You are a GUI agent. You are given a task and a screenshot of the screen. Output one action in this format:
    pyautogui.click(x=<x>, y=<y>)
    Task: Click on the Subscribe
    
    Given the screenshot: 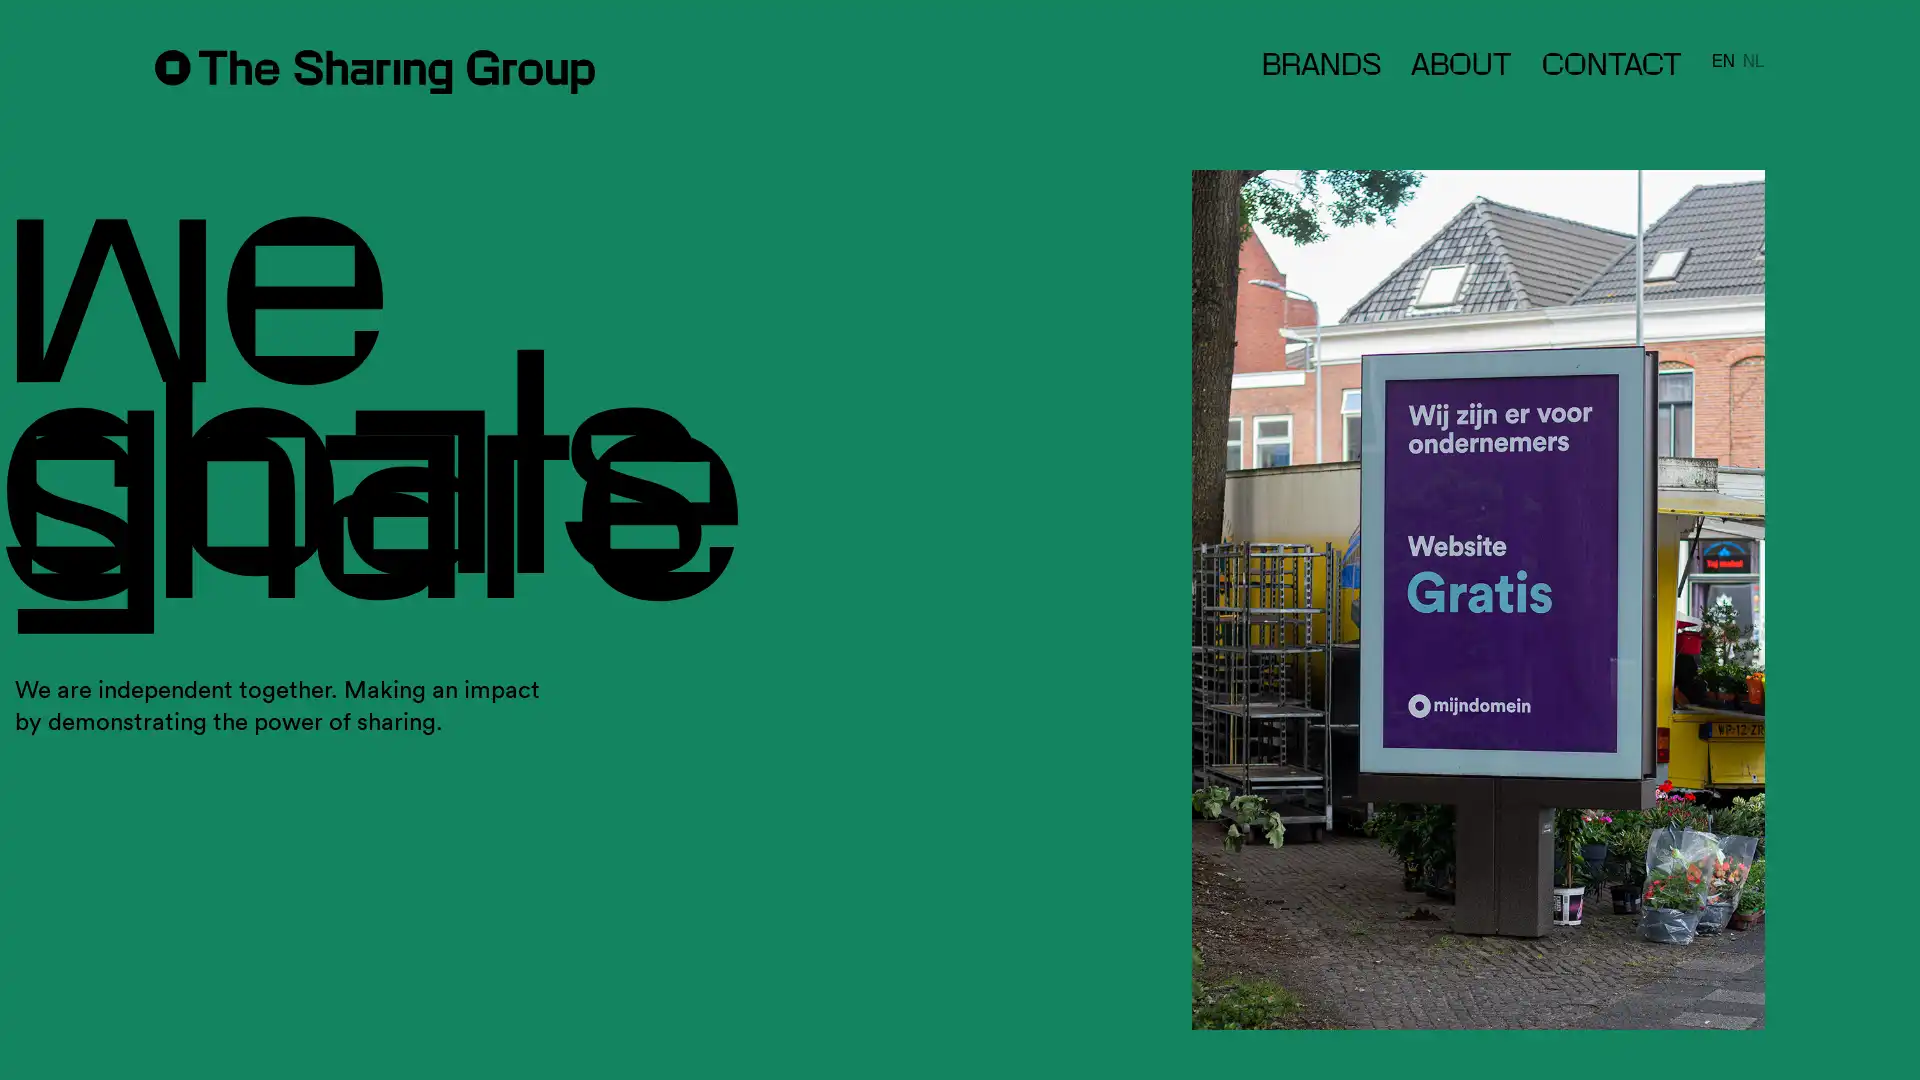 What is the action you would take?
    pyautogui.click(x=1650, y=813)
    